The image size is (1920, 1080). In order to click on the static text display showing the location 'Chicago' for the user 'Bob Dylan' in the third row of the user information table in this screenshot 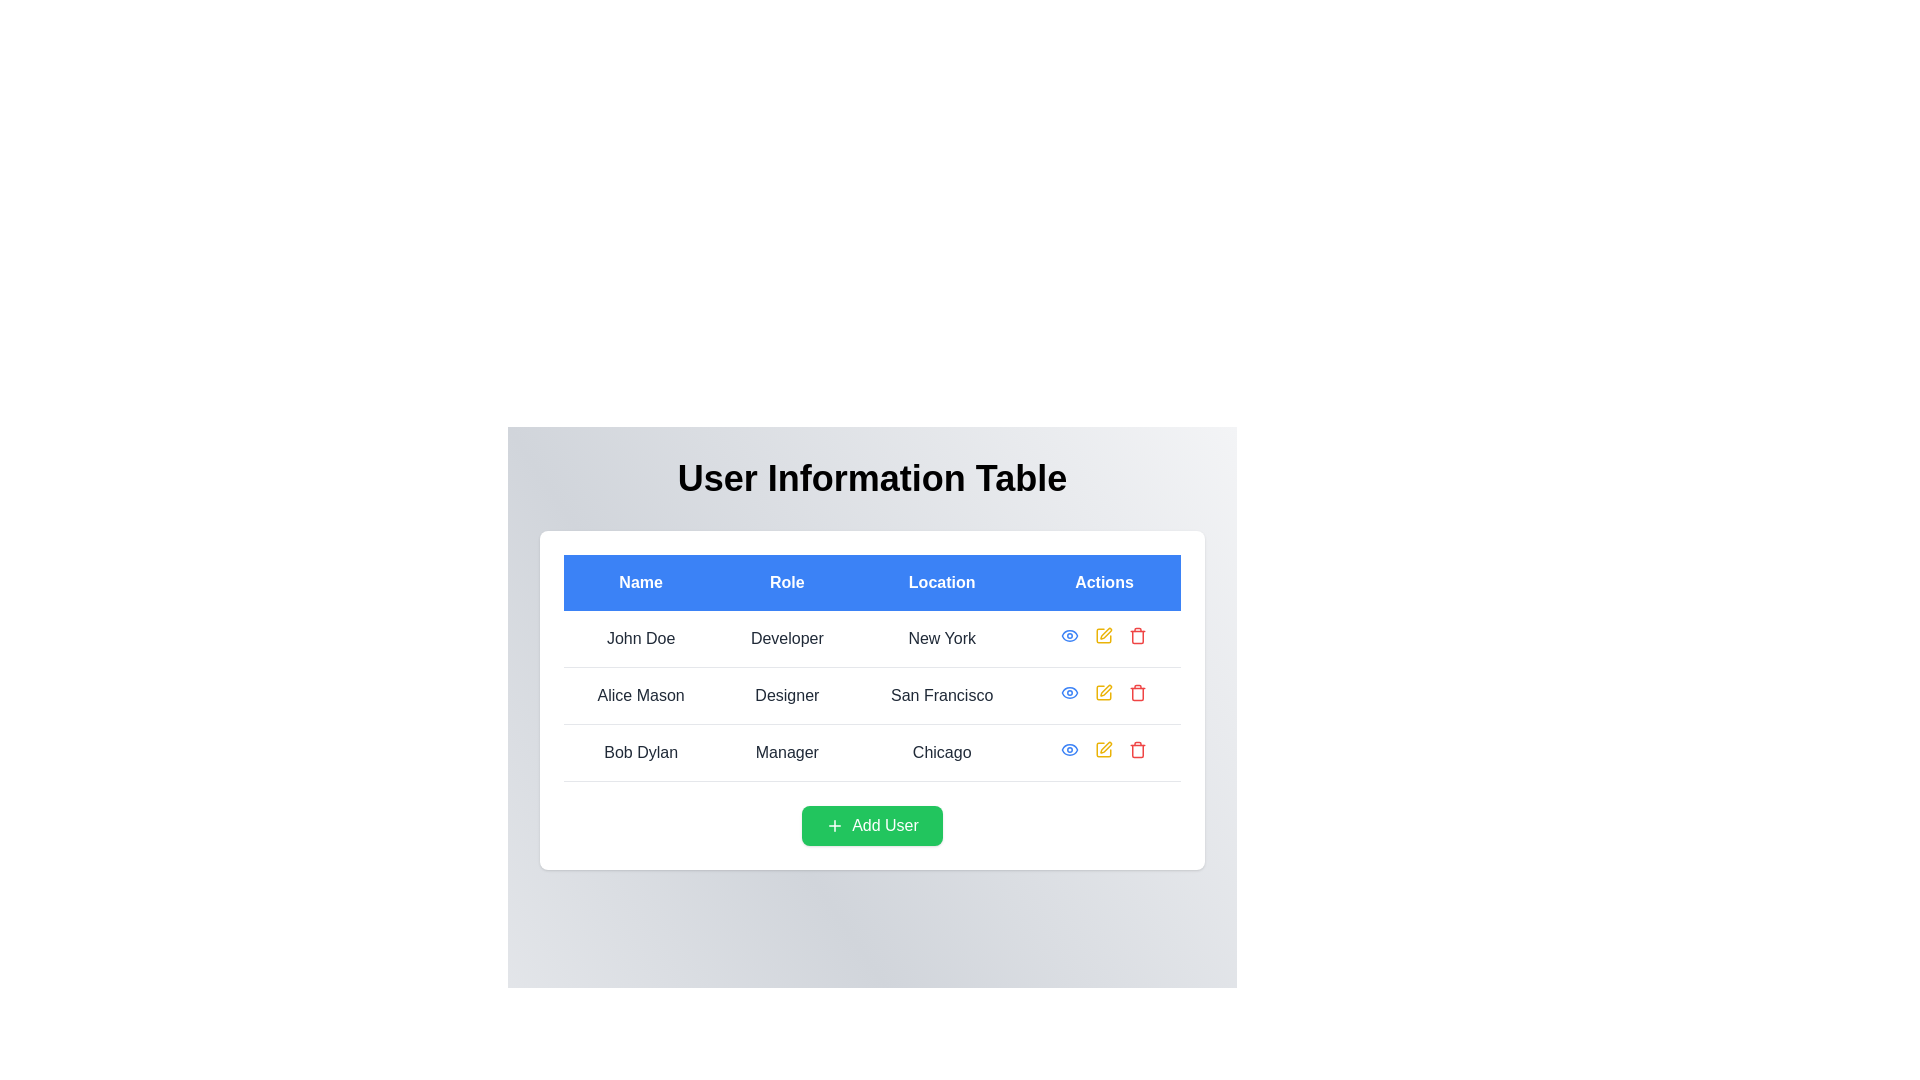, I will do `click(941, 752)`.